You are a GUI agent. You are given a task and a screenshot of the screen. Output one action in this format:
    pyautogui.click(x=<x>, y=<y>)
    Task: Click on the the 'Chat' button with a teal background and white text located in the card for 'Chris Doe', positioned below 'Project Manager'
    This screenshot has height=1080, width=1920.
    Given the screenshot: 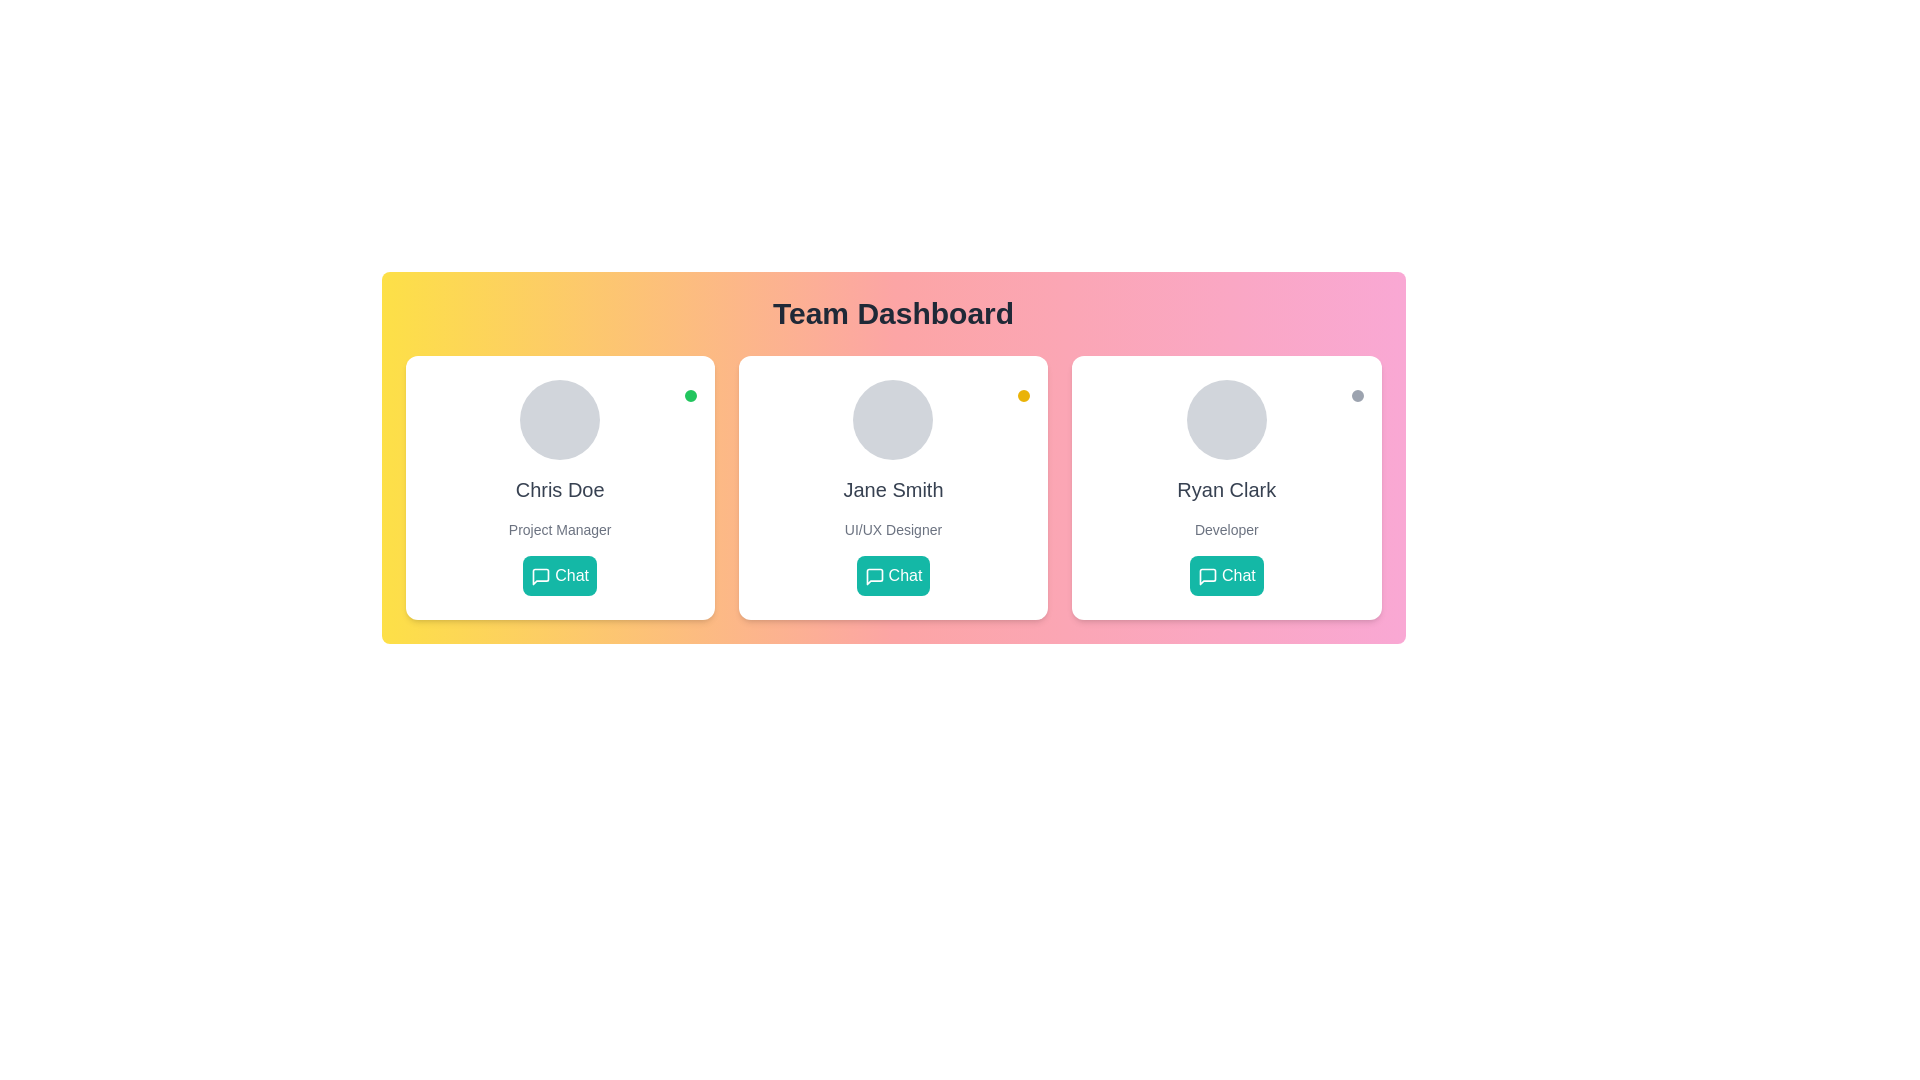 What is the action you would take?
    pyautogui.click(x=560, y=575)
    